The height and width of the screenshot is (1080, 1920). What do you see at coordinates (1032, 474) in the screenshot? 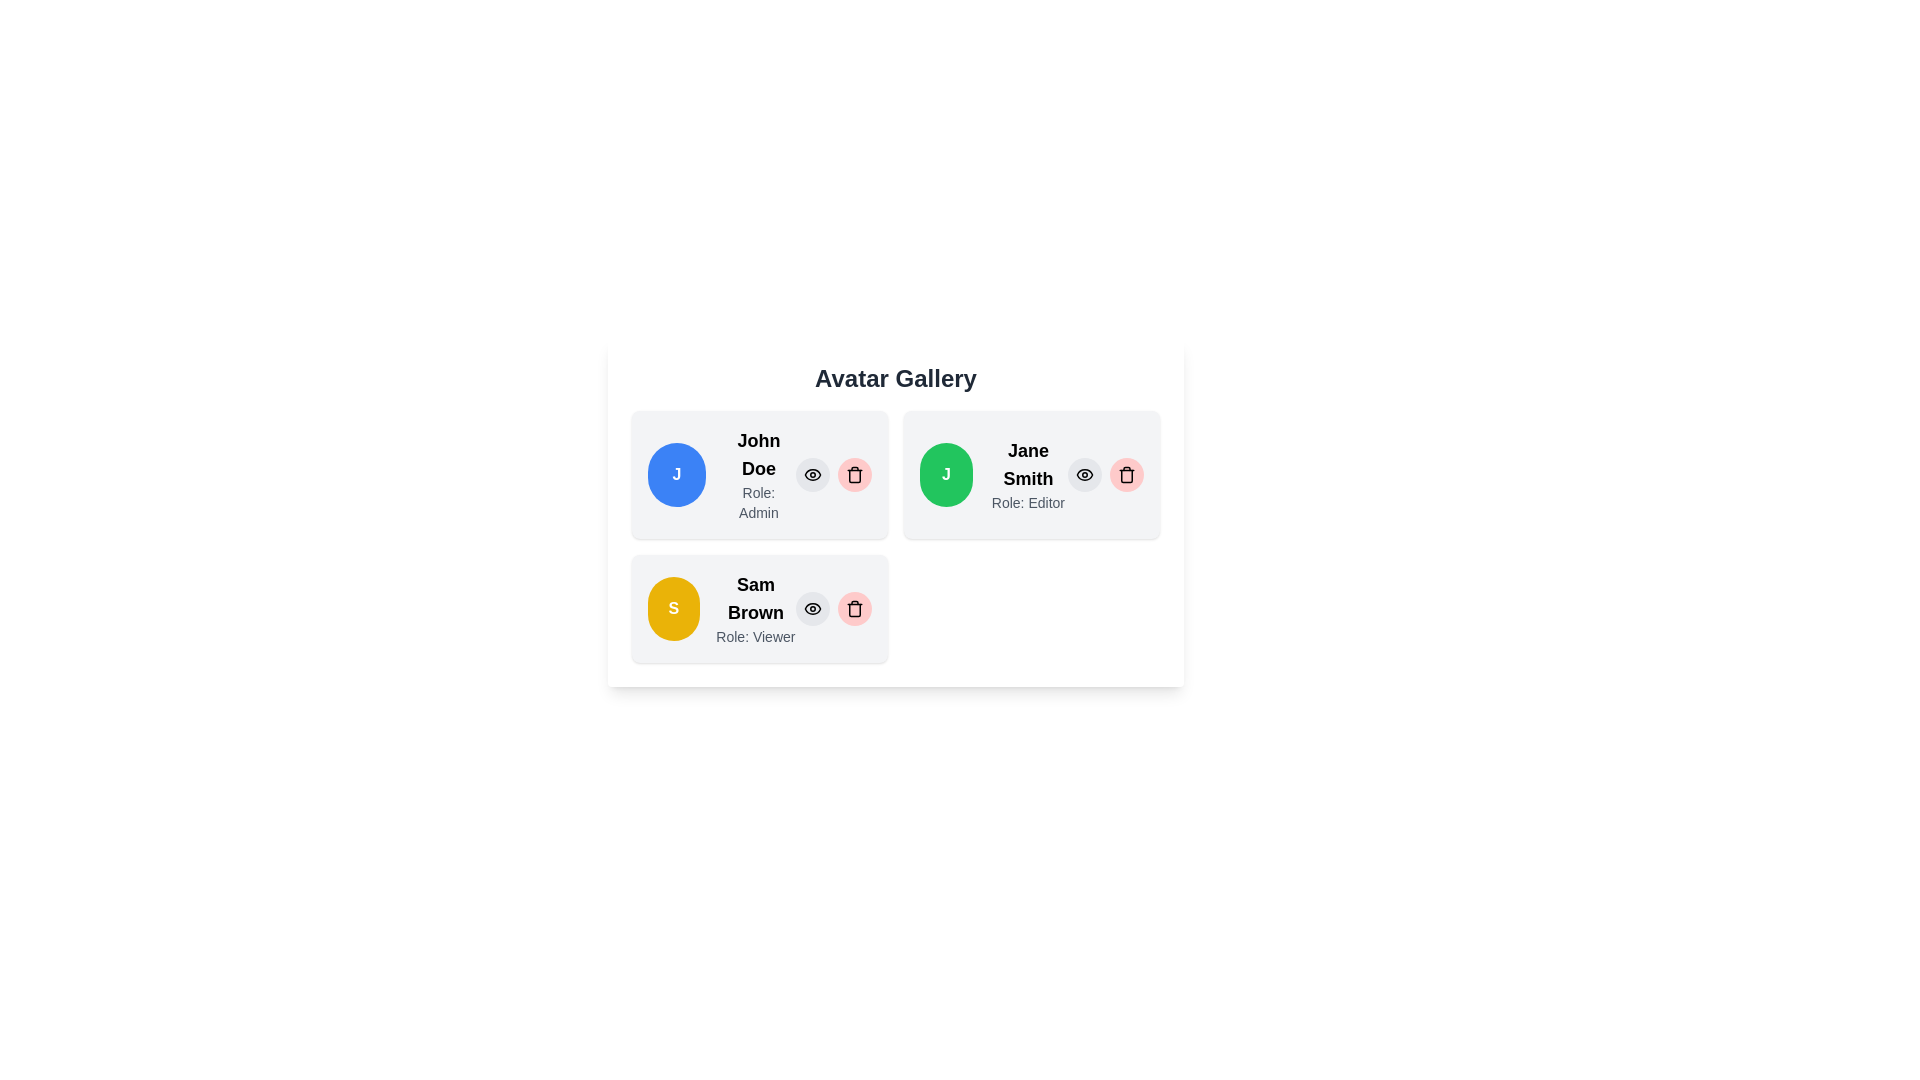
I see `the informational tile featuring a green circular avatar with 'J' and the text 'Jane Smith' and 'Role: Editor'` at bounding box center [1032, 474].